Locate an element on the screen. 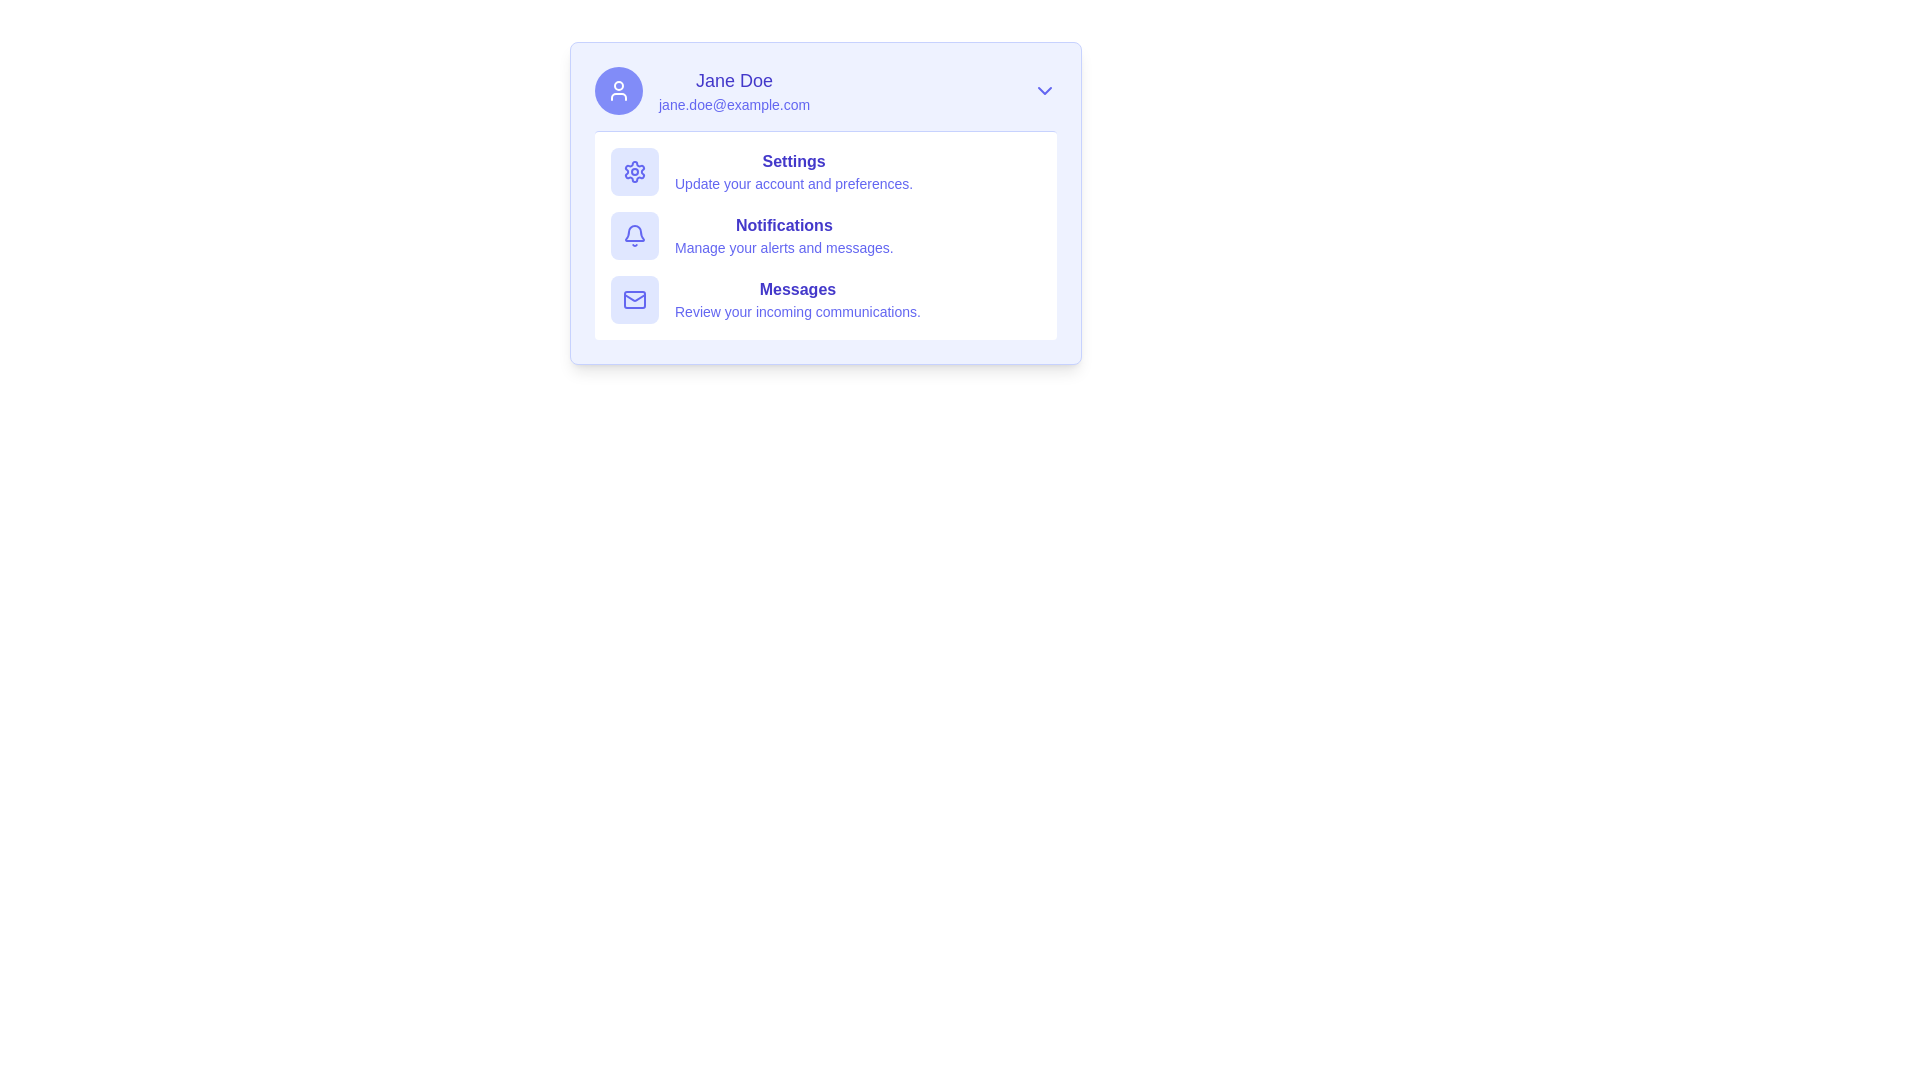 This screenshot has width=1920, height=1080. the envelope icon representing mail within the 'Messages' option in the user control panel is located at coordinates (633, 300).